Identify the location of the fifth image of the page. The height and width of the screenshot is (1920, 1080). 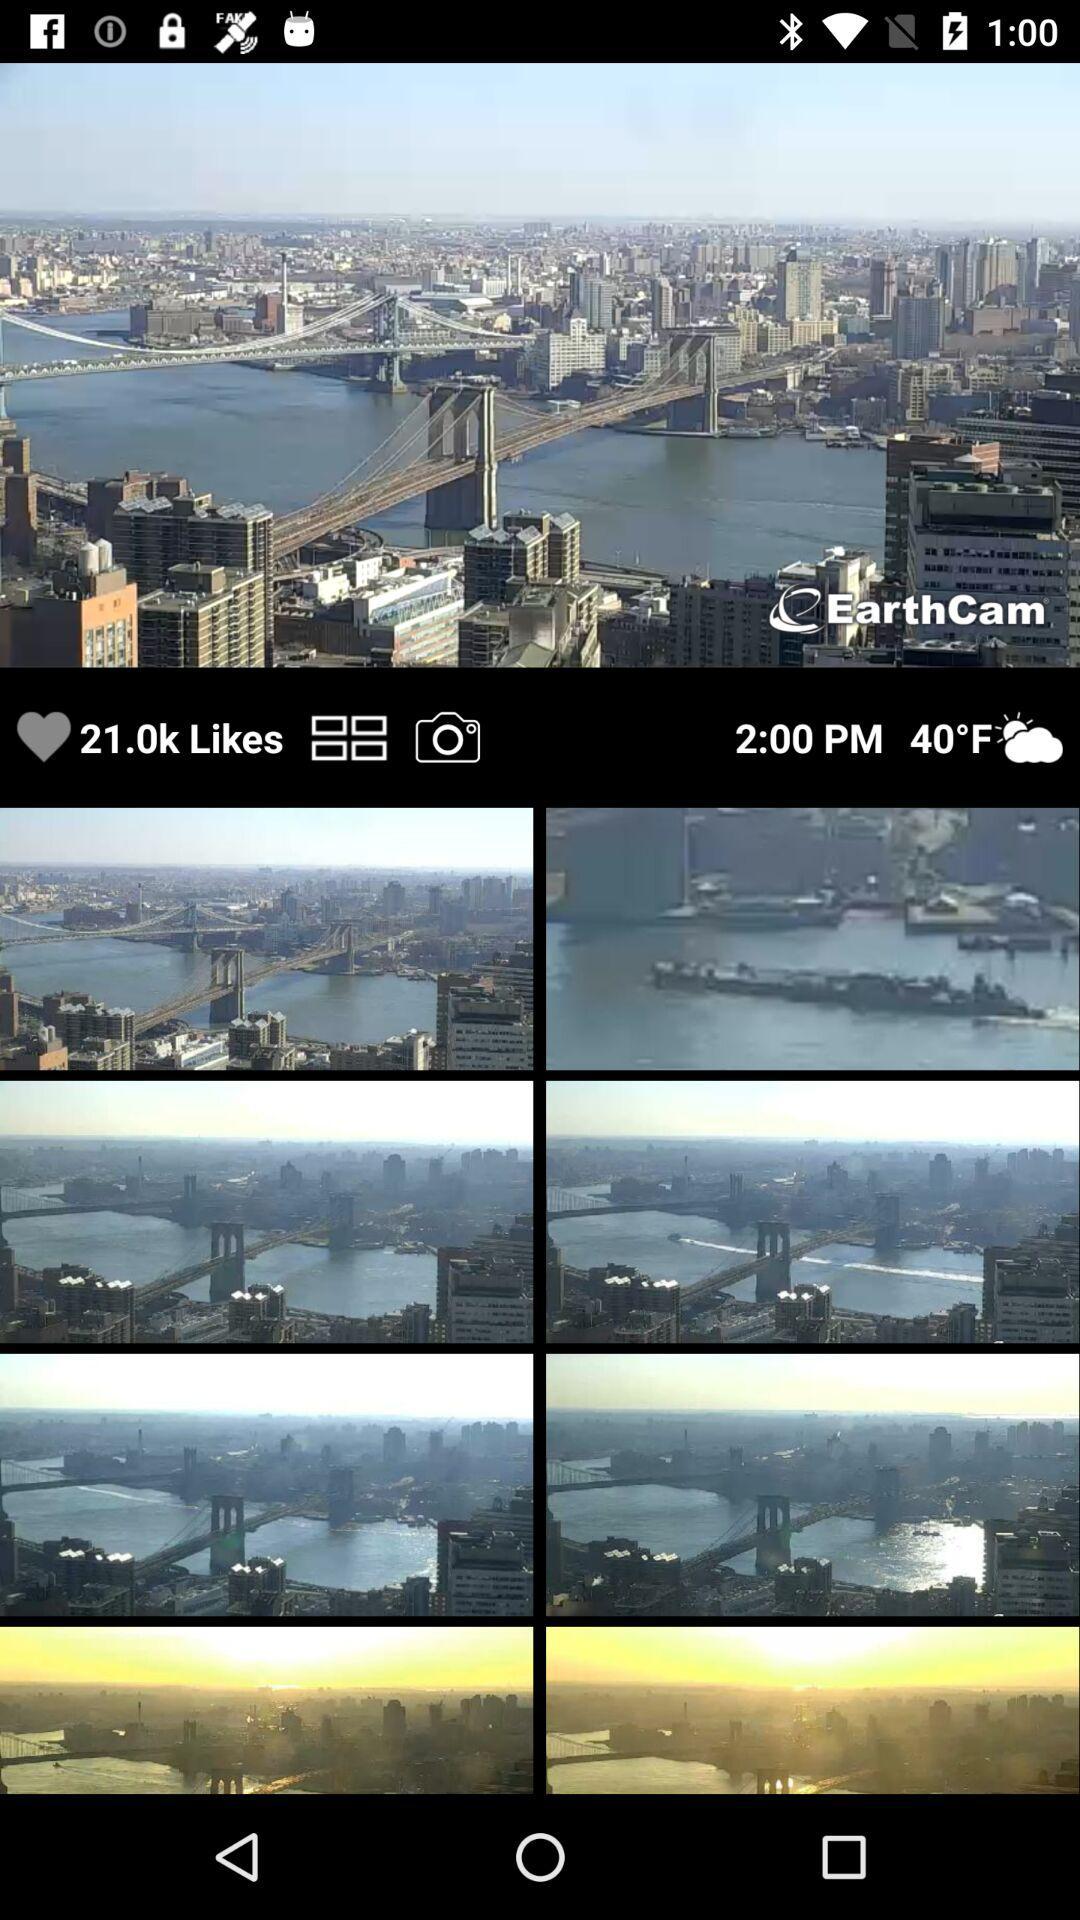
(812, 1210).